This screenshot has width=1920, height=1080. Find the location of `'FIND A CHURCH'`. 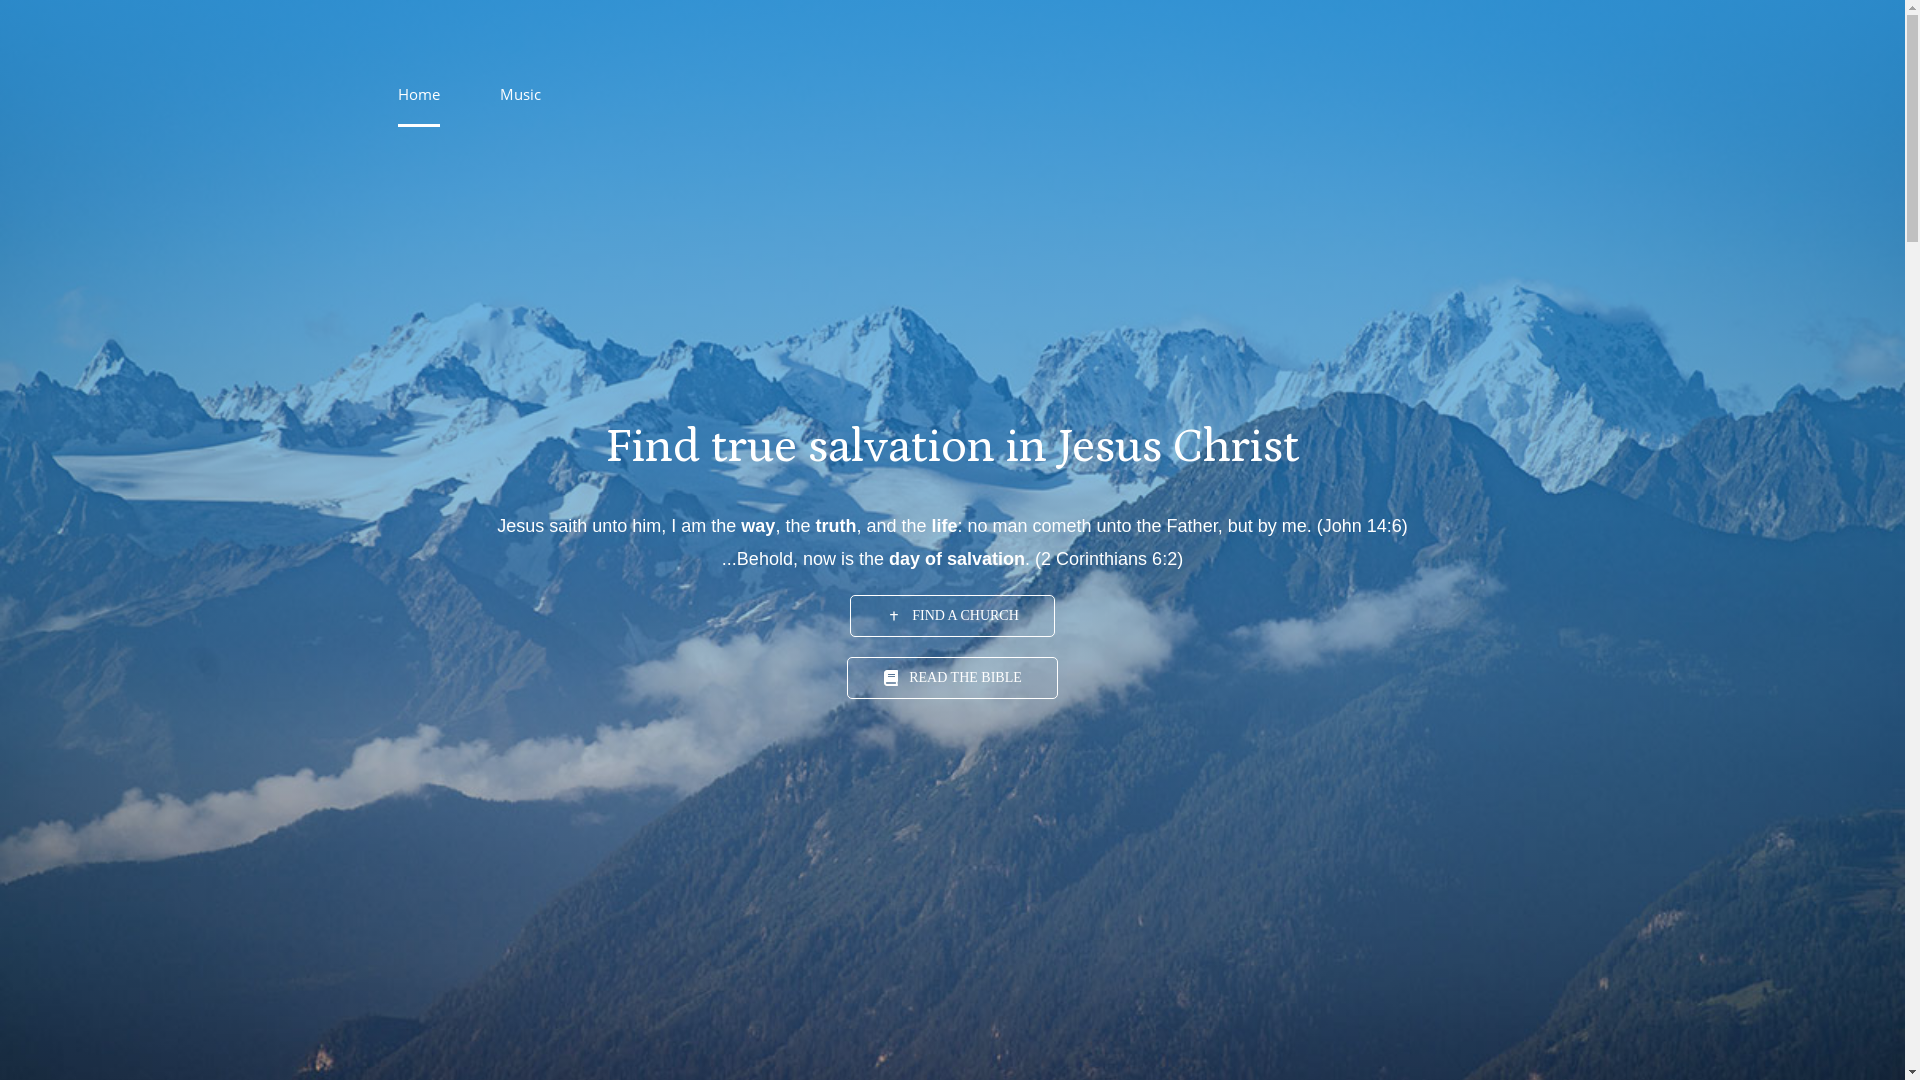

'FIND A CHURCH' is located at coordinates (951, 615).